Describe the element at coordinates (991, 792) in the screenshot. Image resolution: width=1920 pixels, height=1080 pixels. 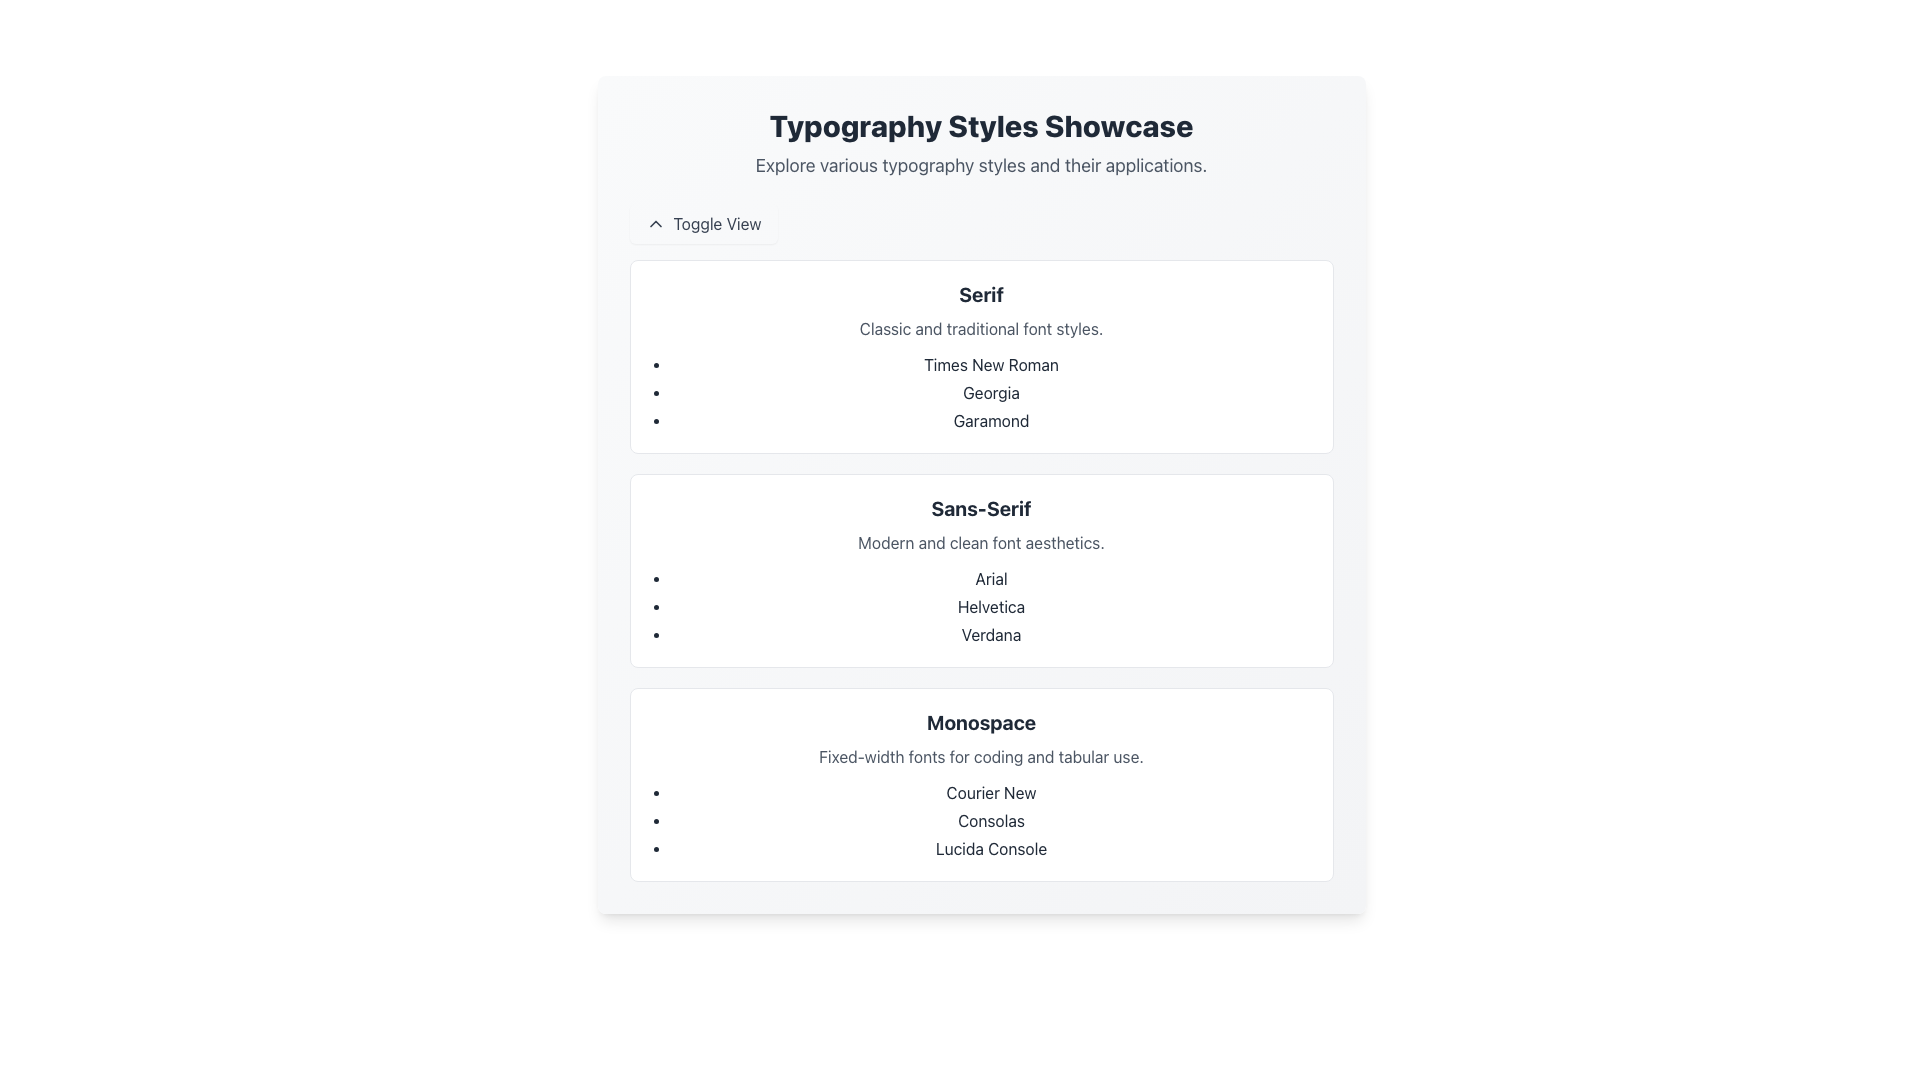
I see `the first item in the bulleted list under the 'Monospace' section, which indicates the 'Courier New' font option` at that location.